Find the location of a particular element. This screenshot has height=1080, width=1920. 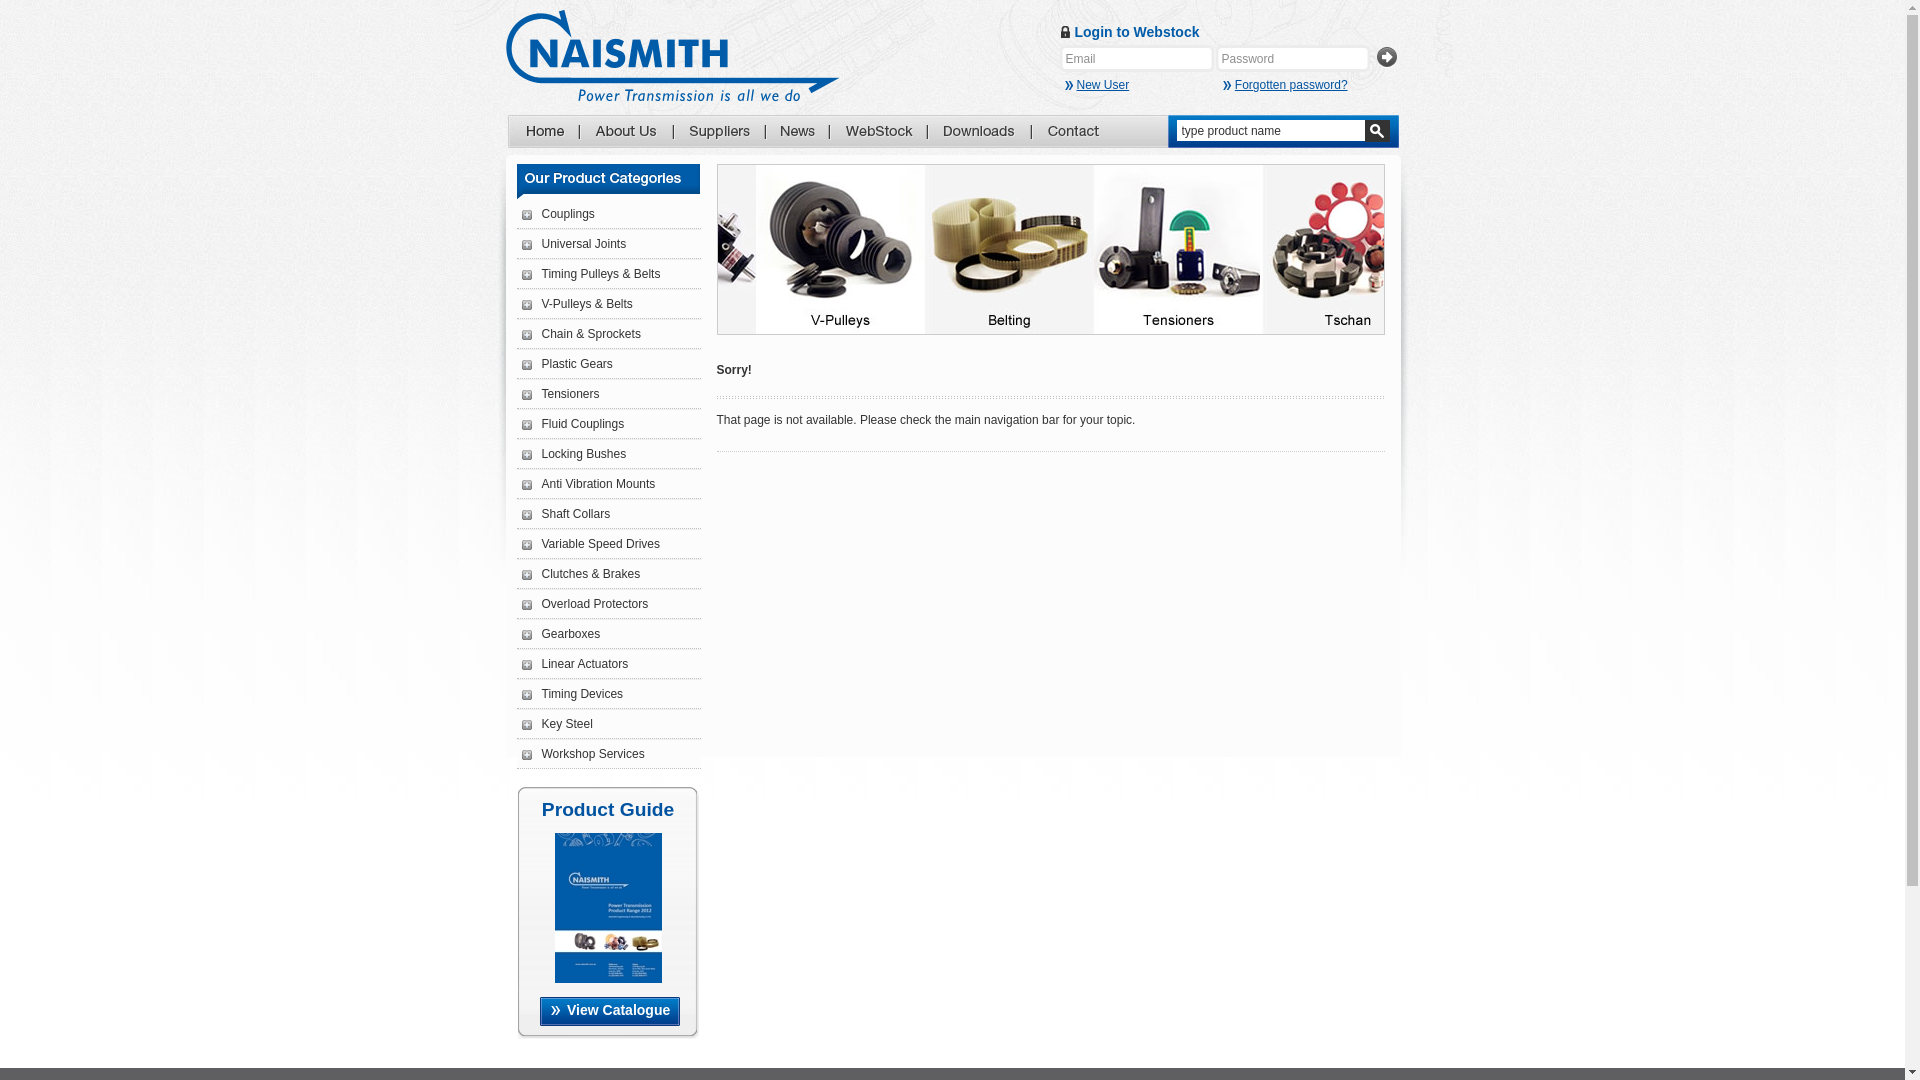

'Locking Bushes' is located at coordinates (573, 454).